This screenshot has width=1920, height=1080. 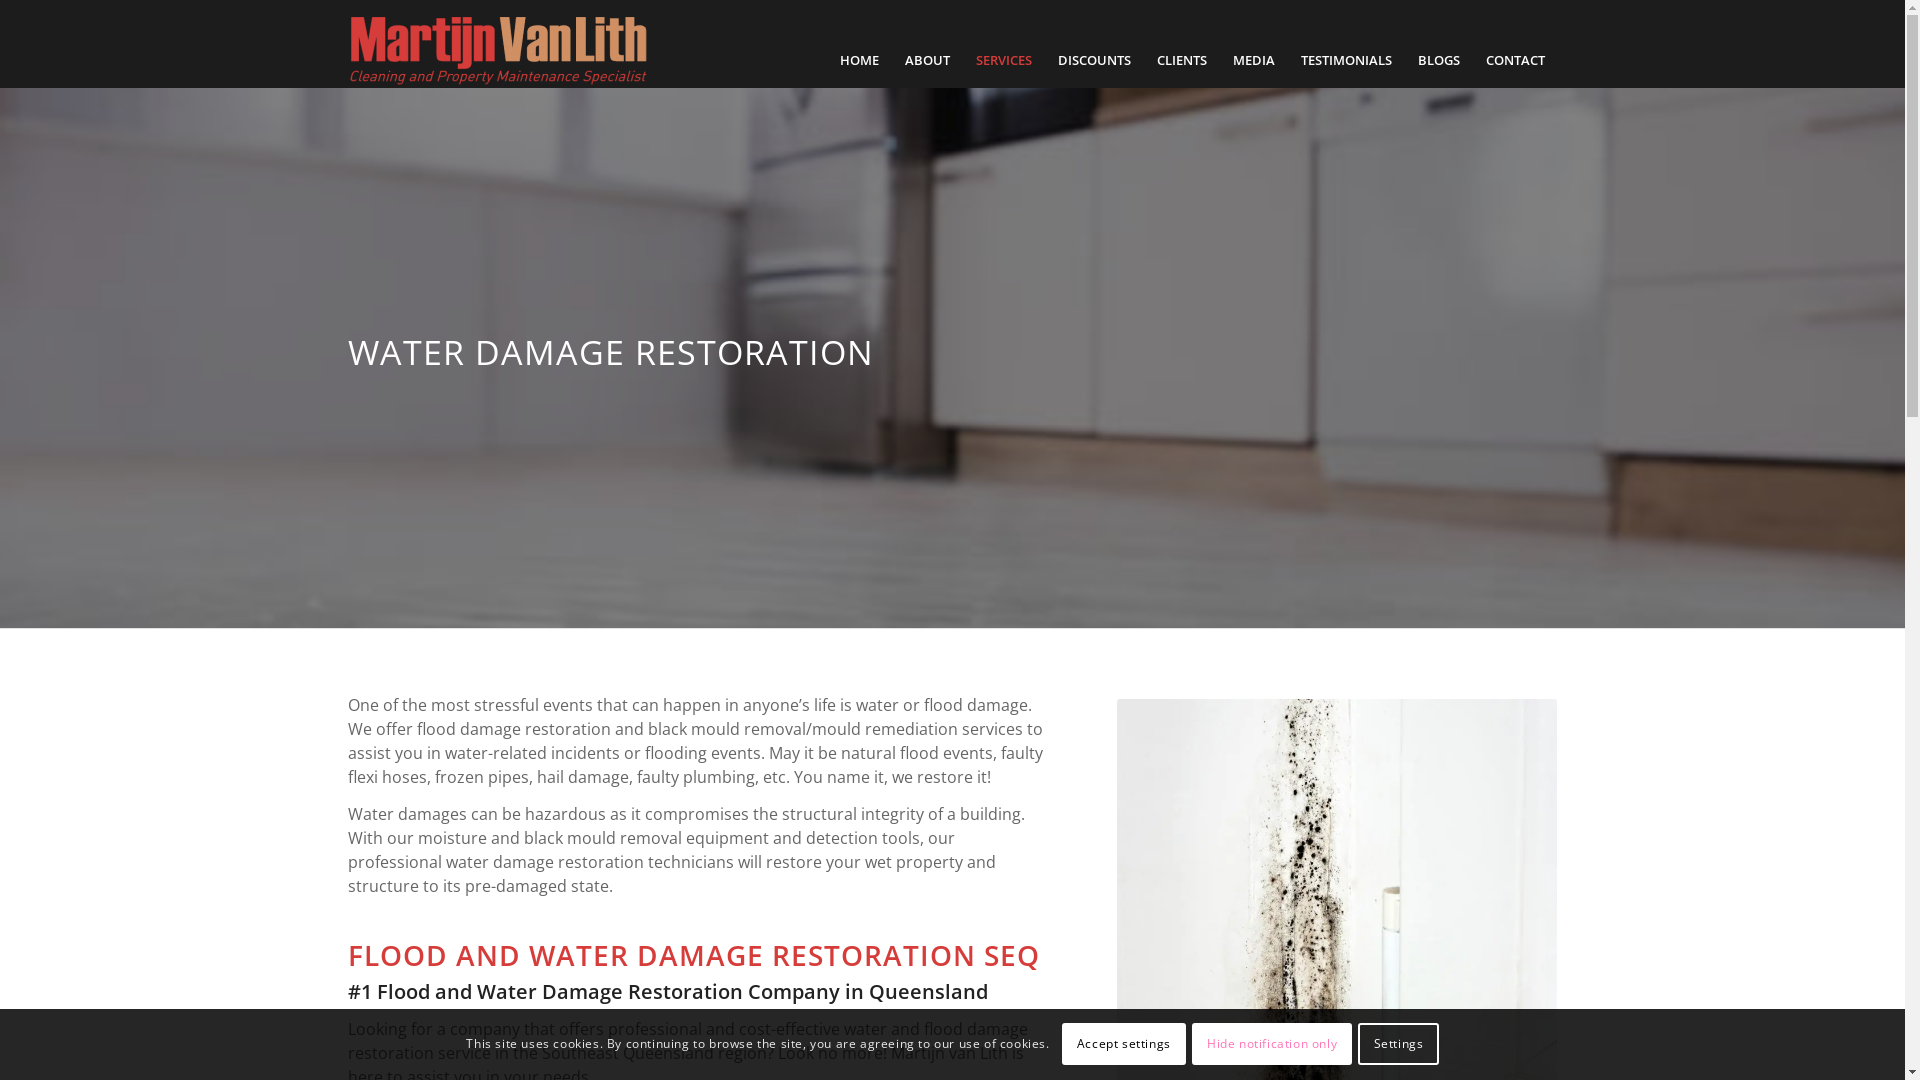 What do you see at coordinates (1396, 1043) in the screenshot?
I see `'Settings'` at bounding box center [1396, 1043].